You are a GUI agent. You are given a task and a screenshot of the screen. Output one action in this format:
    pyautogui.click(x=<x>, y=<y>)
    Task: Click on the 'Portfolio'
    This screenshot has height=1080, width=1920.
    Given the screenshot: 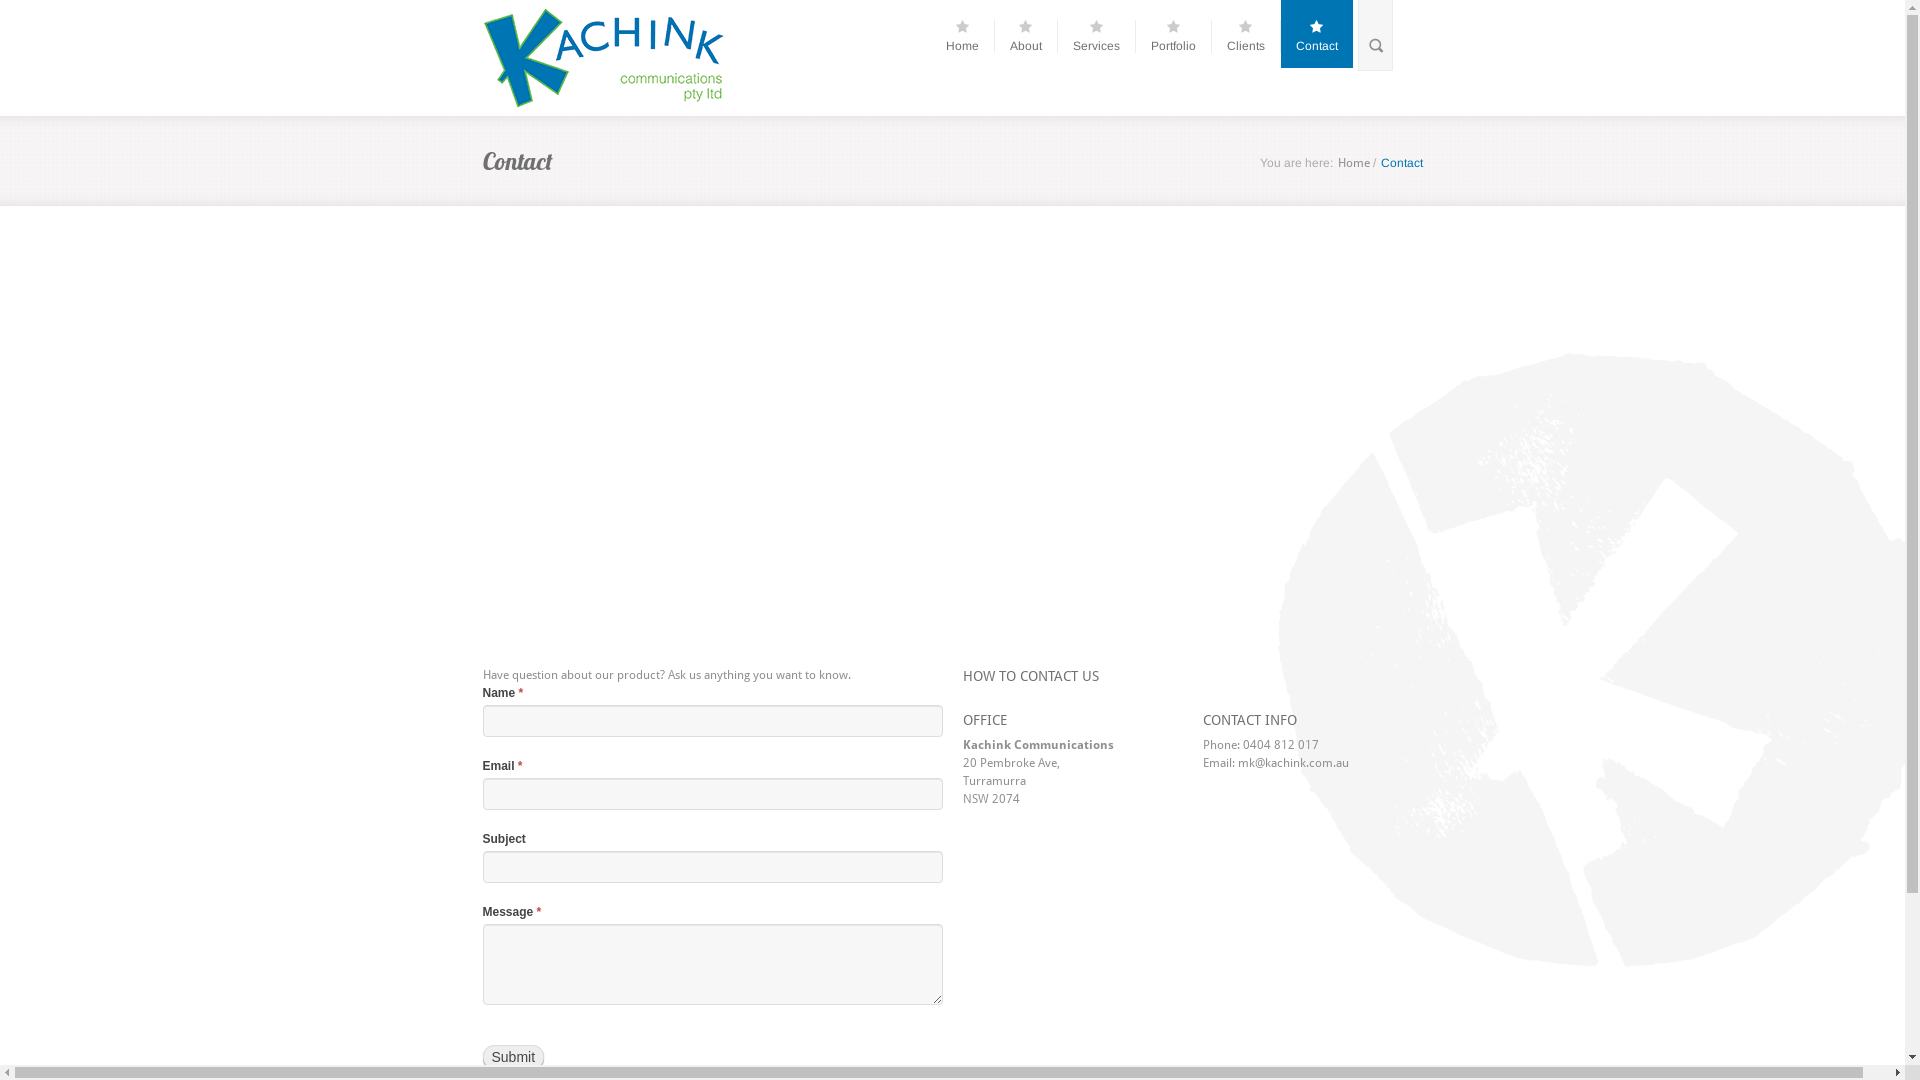 What is the action you would take?
    pyautogui.click(x=1180, y=36)
    